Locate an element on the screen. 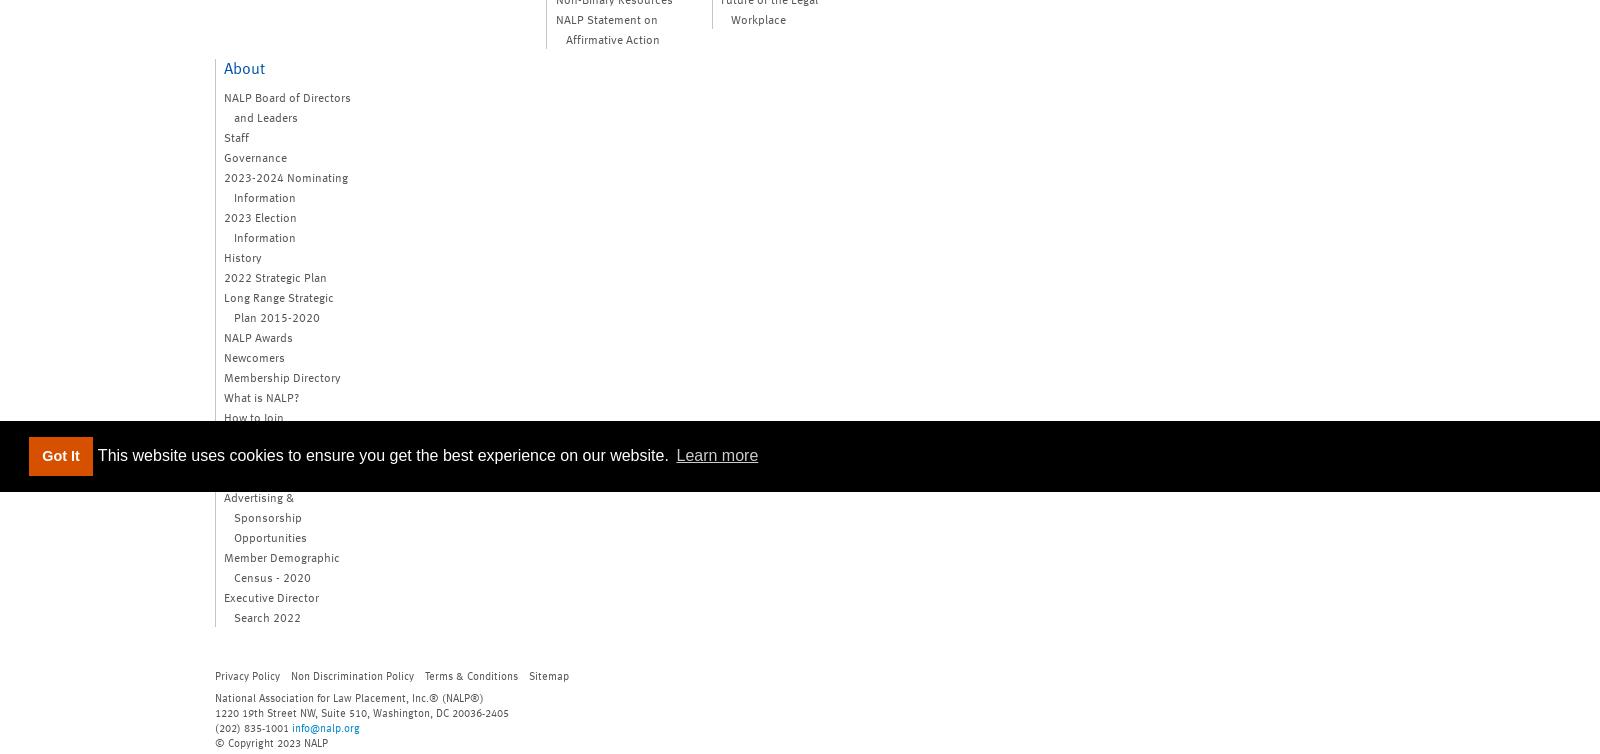 The image size is (1600, 754). 'NALP Awards' is located at coordinates (258, 334).